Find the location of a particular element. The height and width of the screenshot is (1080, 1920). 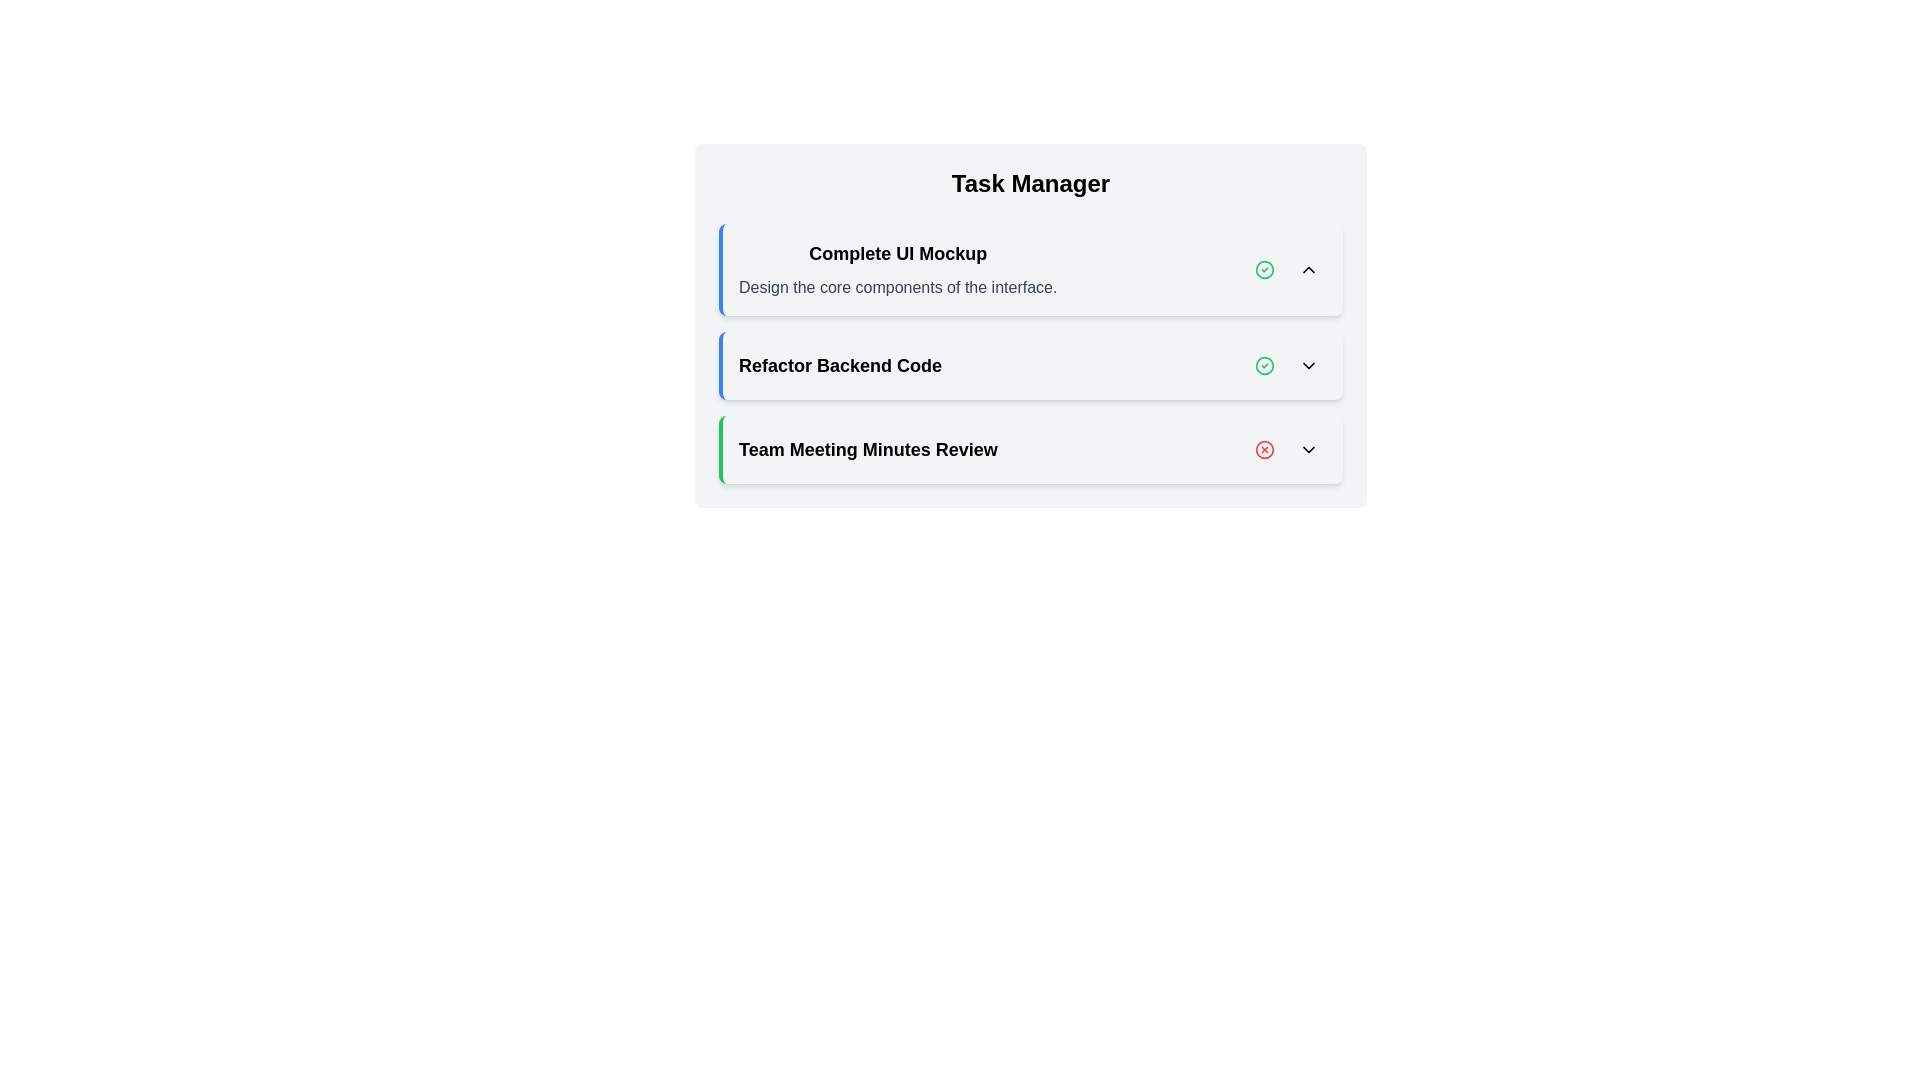

text element displaying 'Design the core components of the interface.' located beneath the heading 'Complete UI Mockup.' is located at coordinates (897, 288).